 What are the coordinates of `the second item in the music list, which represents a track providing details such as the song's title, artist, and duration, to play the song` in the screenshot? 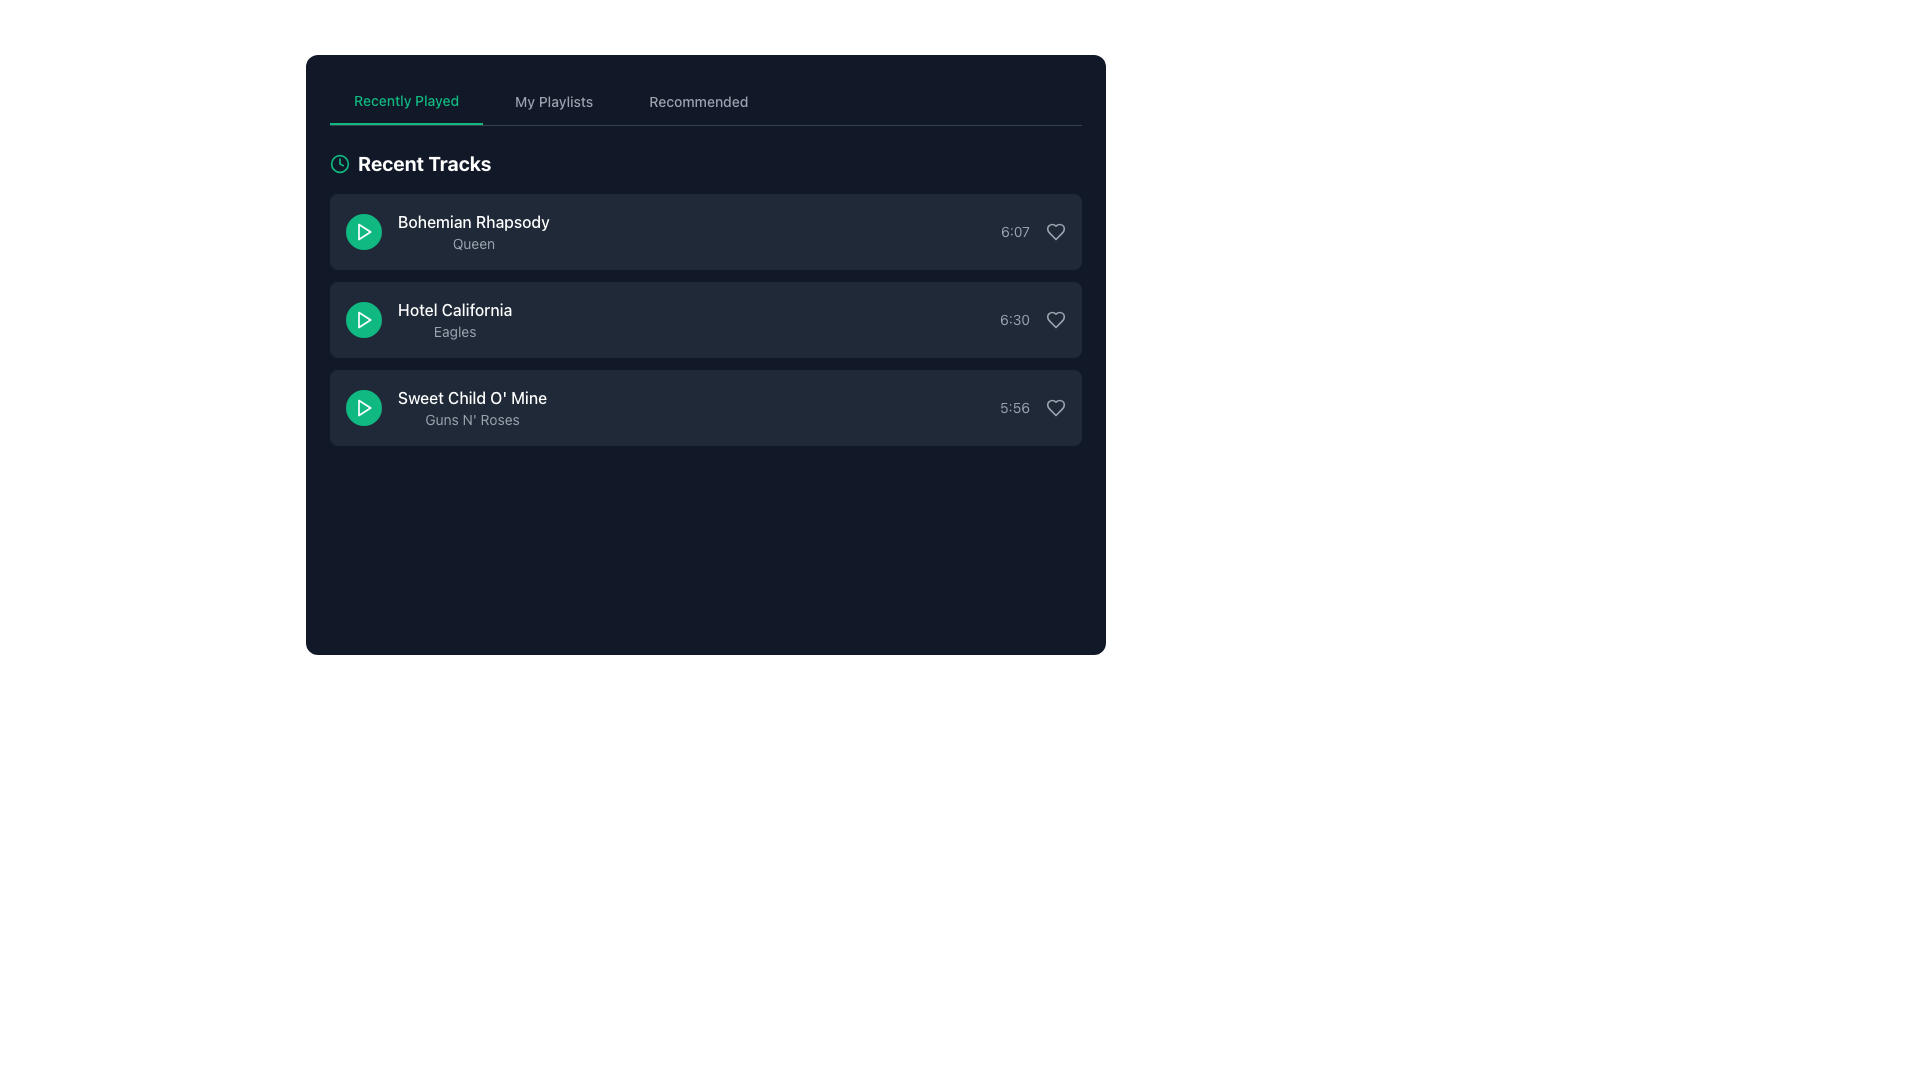 It's located at (705, 297).